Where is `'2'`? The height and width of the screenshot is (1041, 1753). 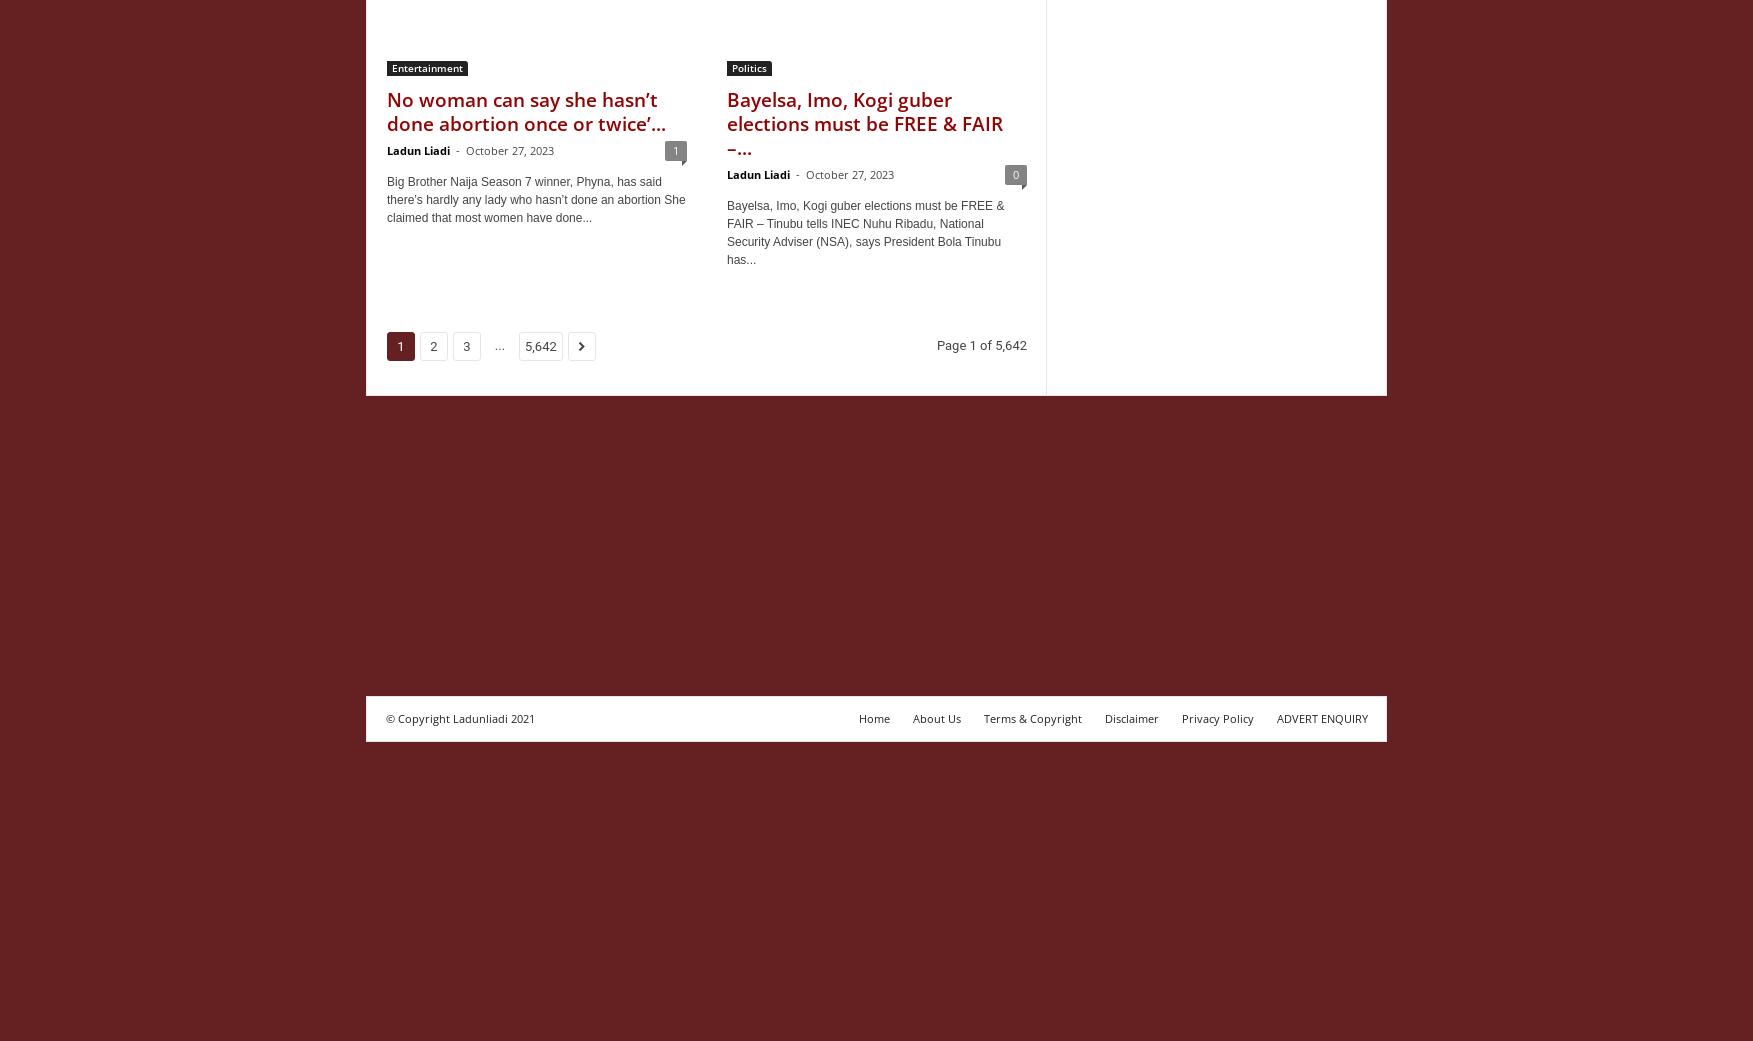 '2' is located at coordinates (429, 346).